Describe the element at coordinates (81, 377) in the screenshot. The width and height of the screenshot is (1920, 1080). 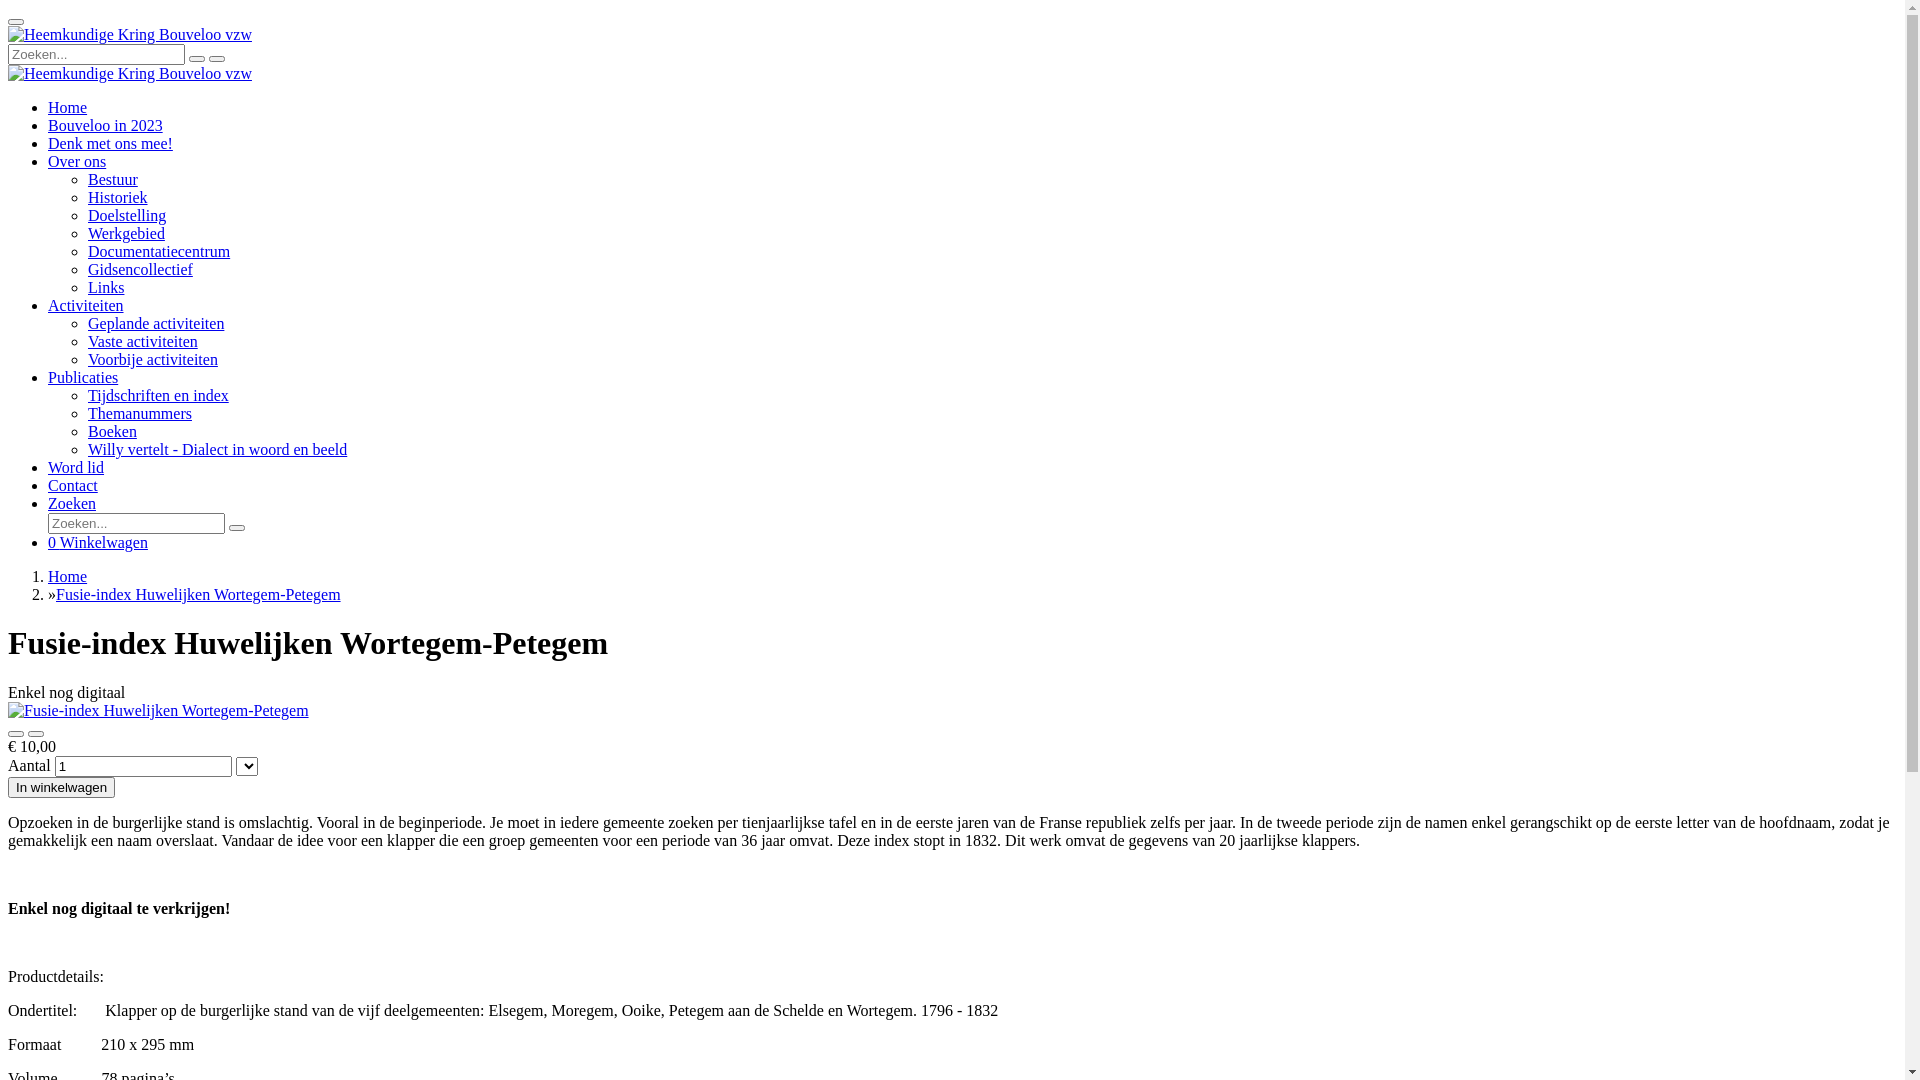
I see `'Publicaties'` at that location.